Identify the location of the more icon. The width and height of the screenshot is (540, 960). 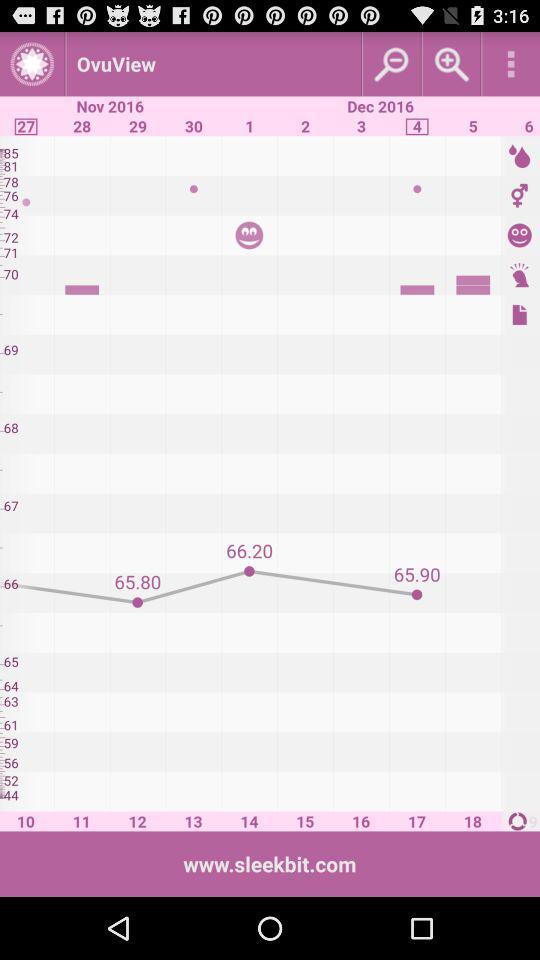
(511, 68).